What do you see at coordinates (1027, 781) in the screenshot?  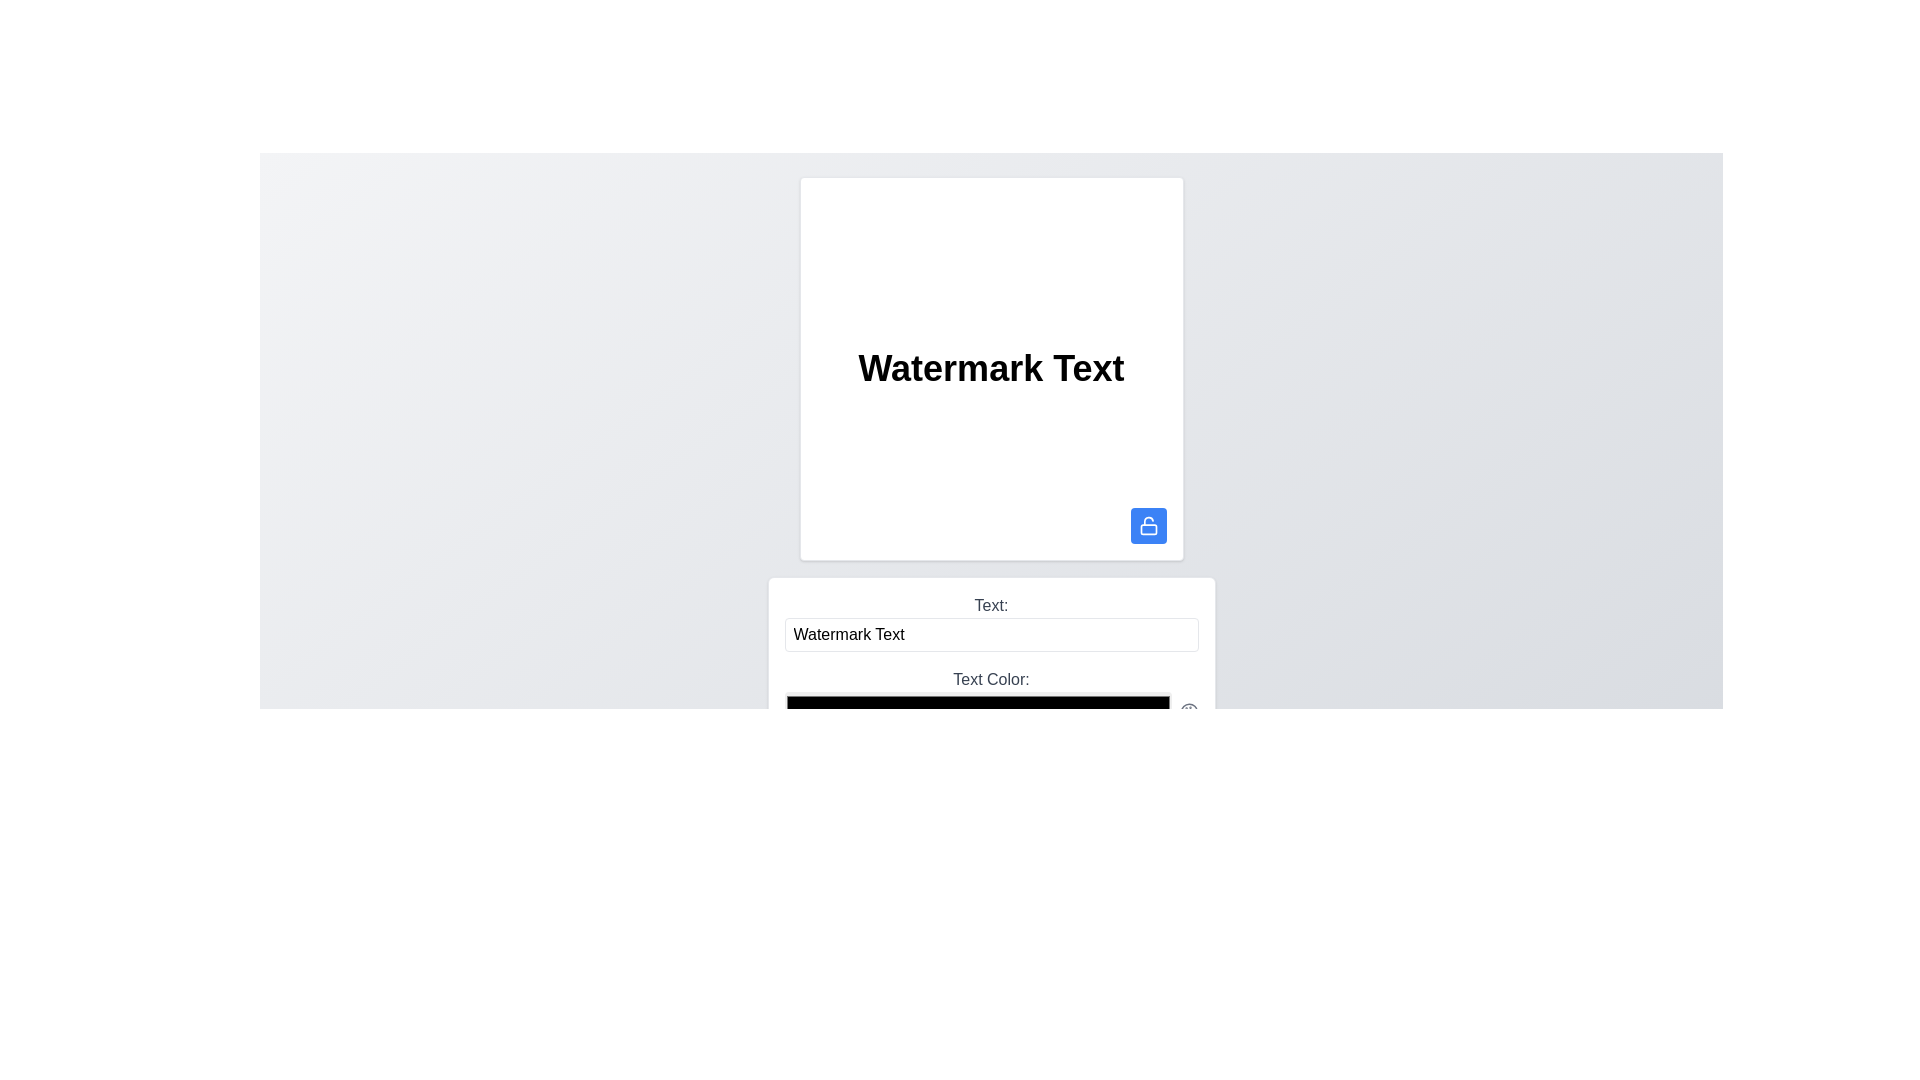 I see `the slider` at bounding box center [1027, 781].